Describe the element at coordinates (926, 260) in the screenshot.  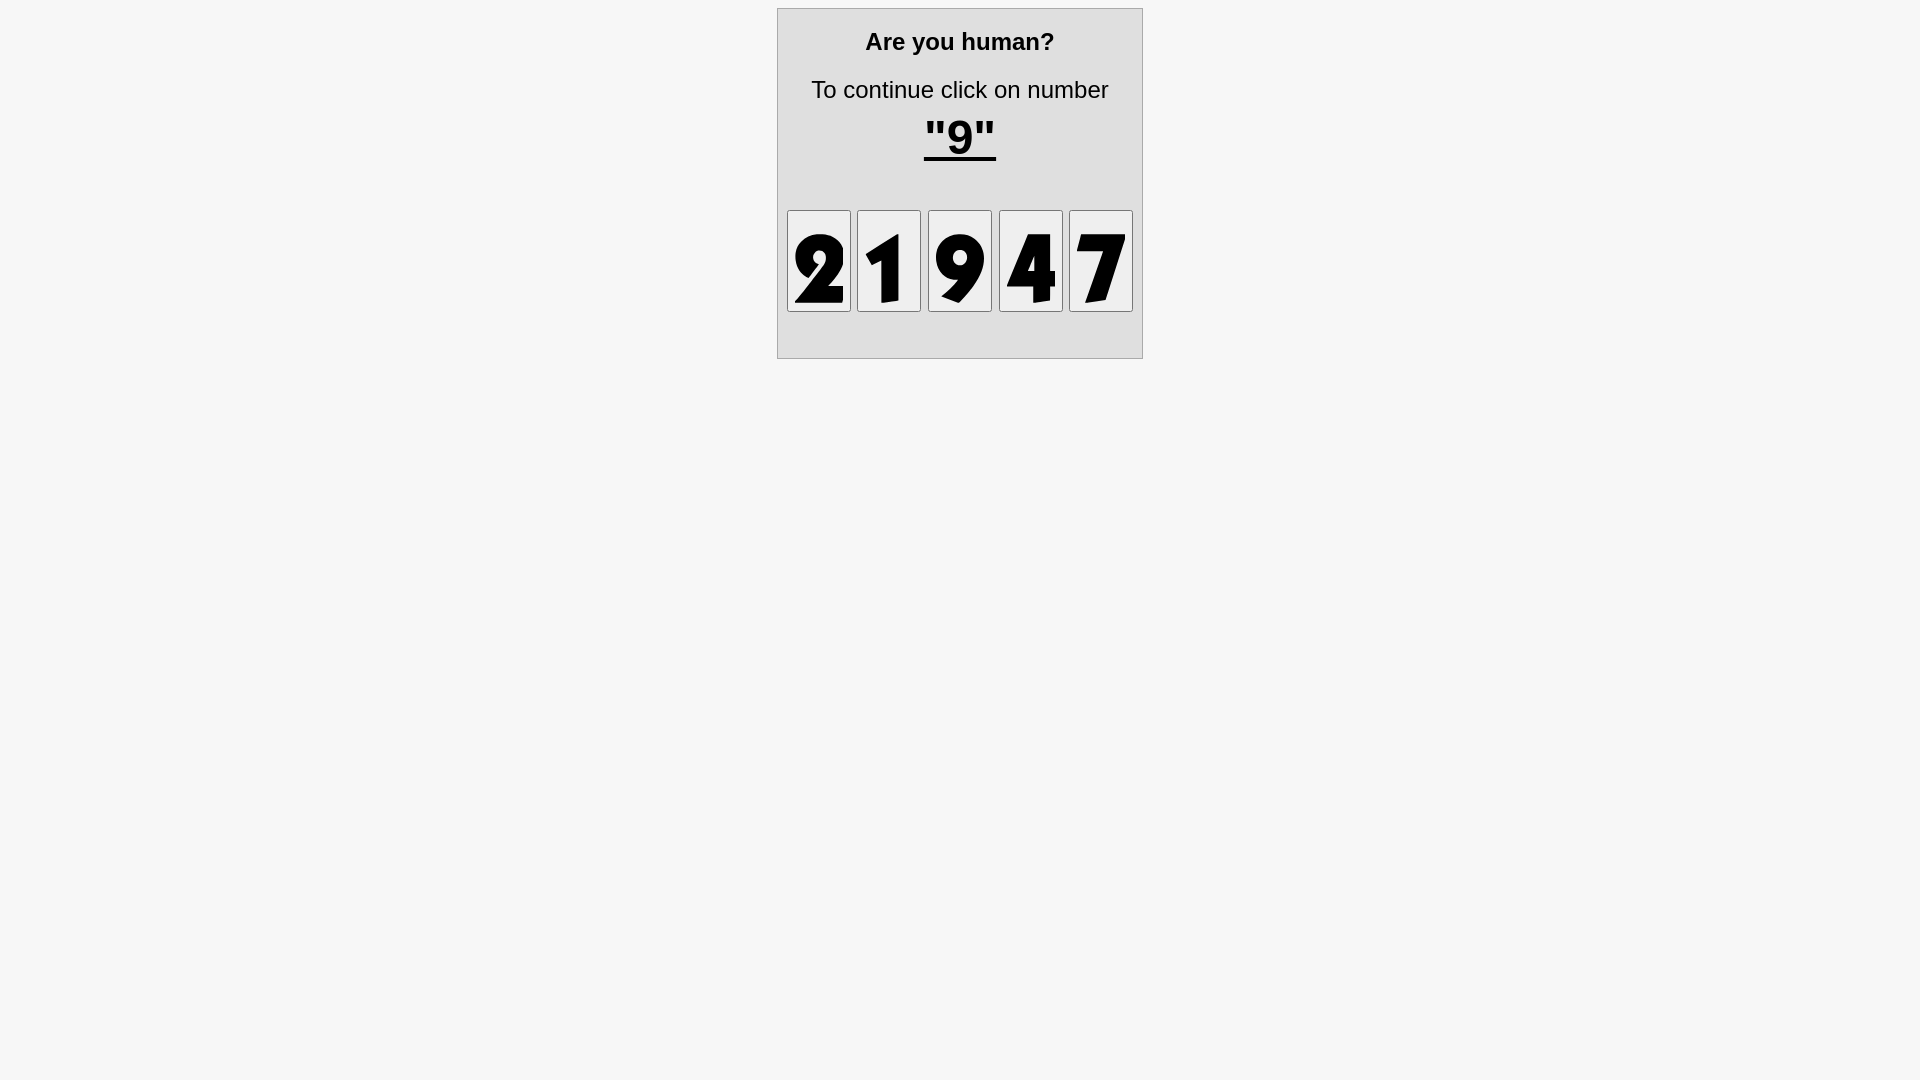
I see `'1732443118527091'` at that location.